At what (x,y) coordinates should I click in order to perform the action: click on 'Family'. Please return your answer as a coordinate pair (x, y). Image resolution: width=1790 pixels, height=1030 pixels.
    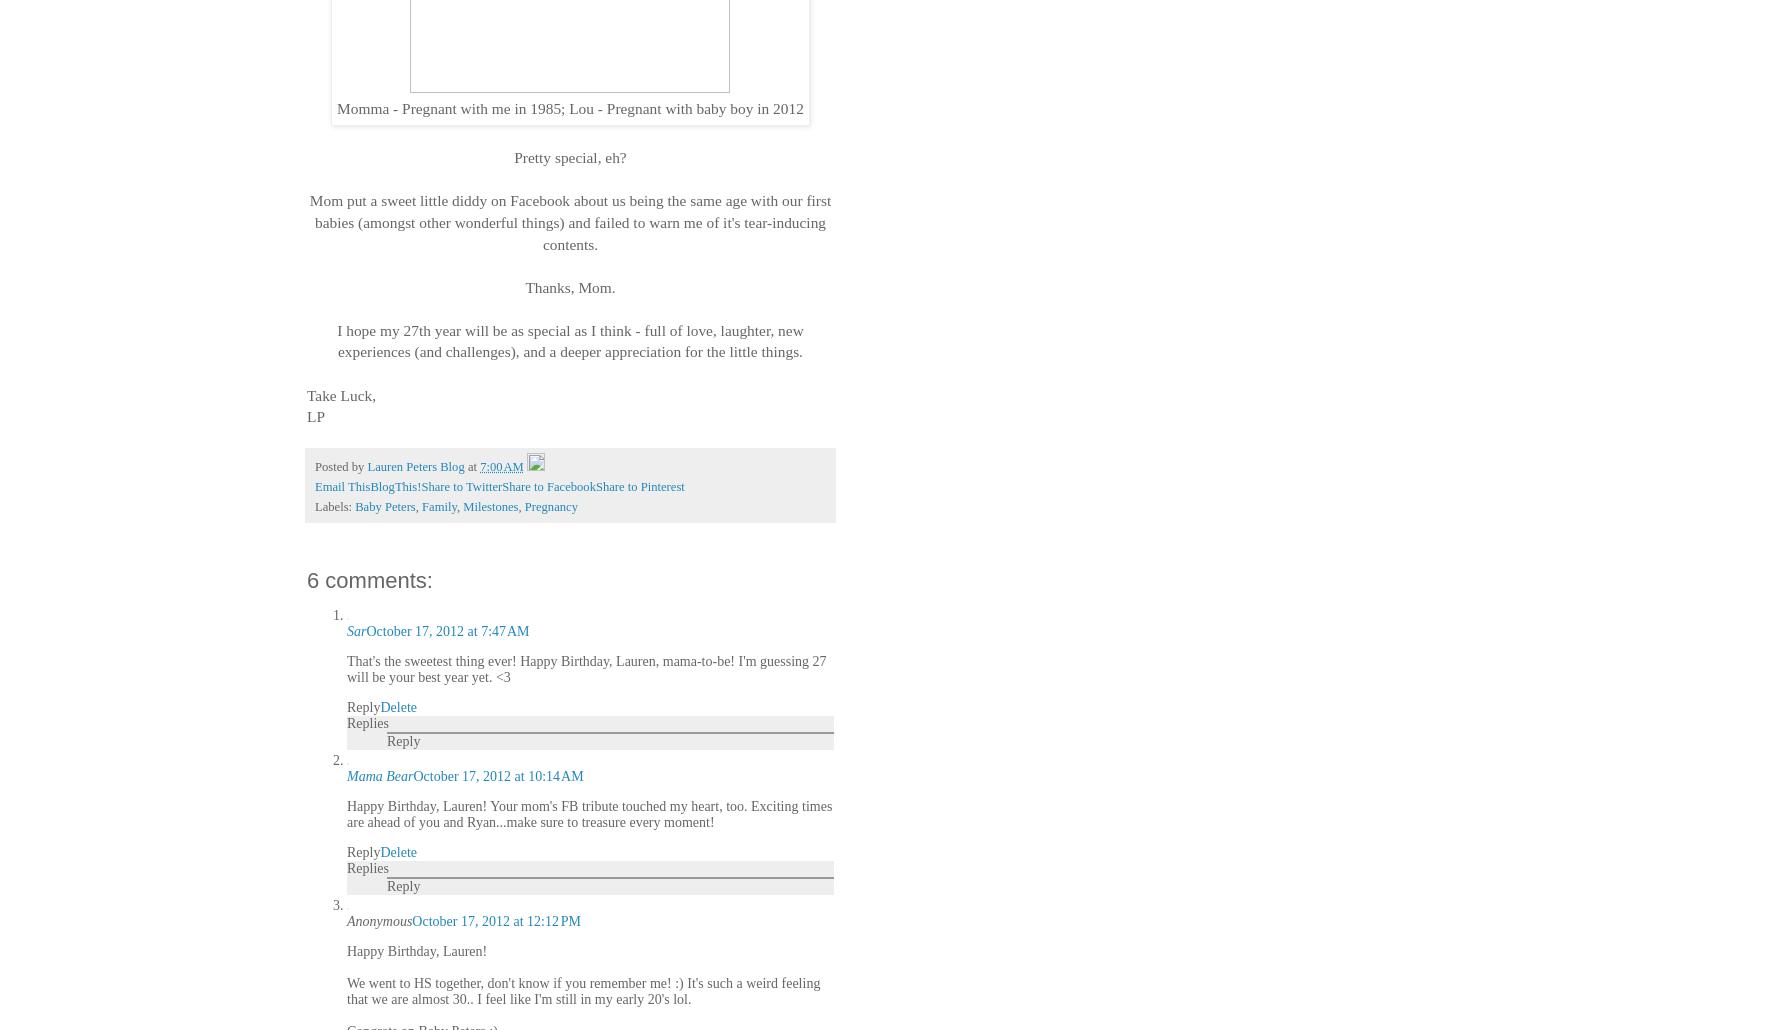
    Looking at the image, I should click on (422, 505).